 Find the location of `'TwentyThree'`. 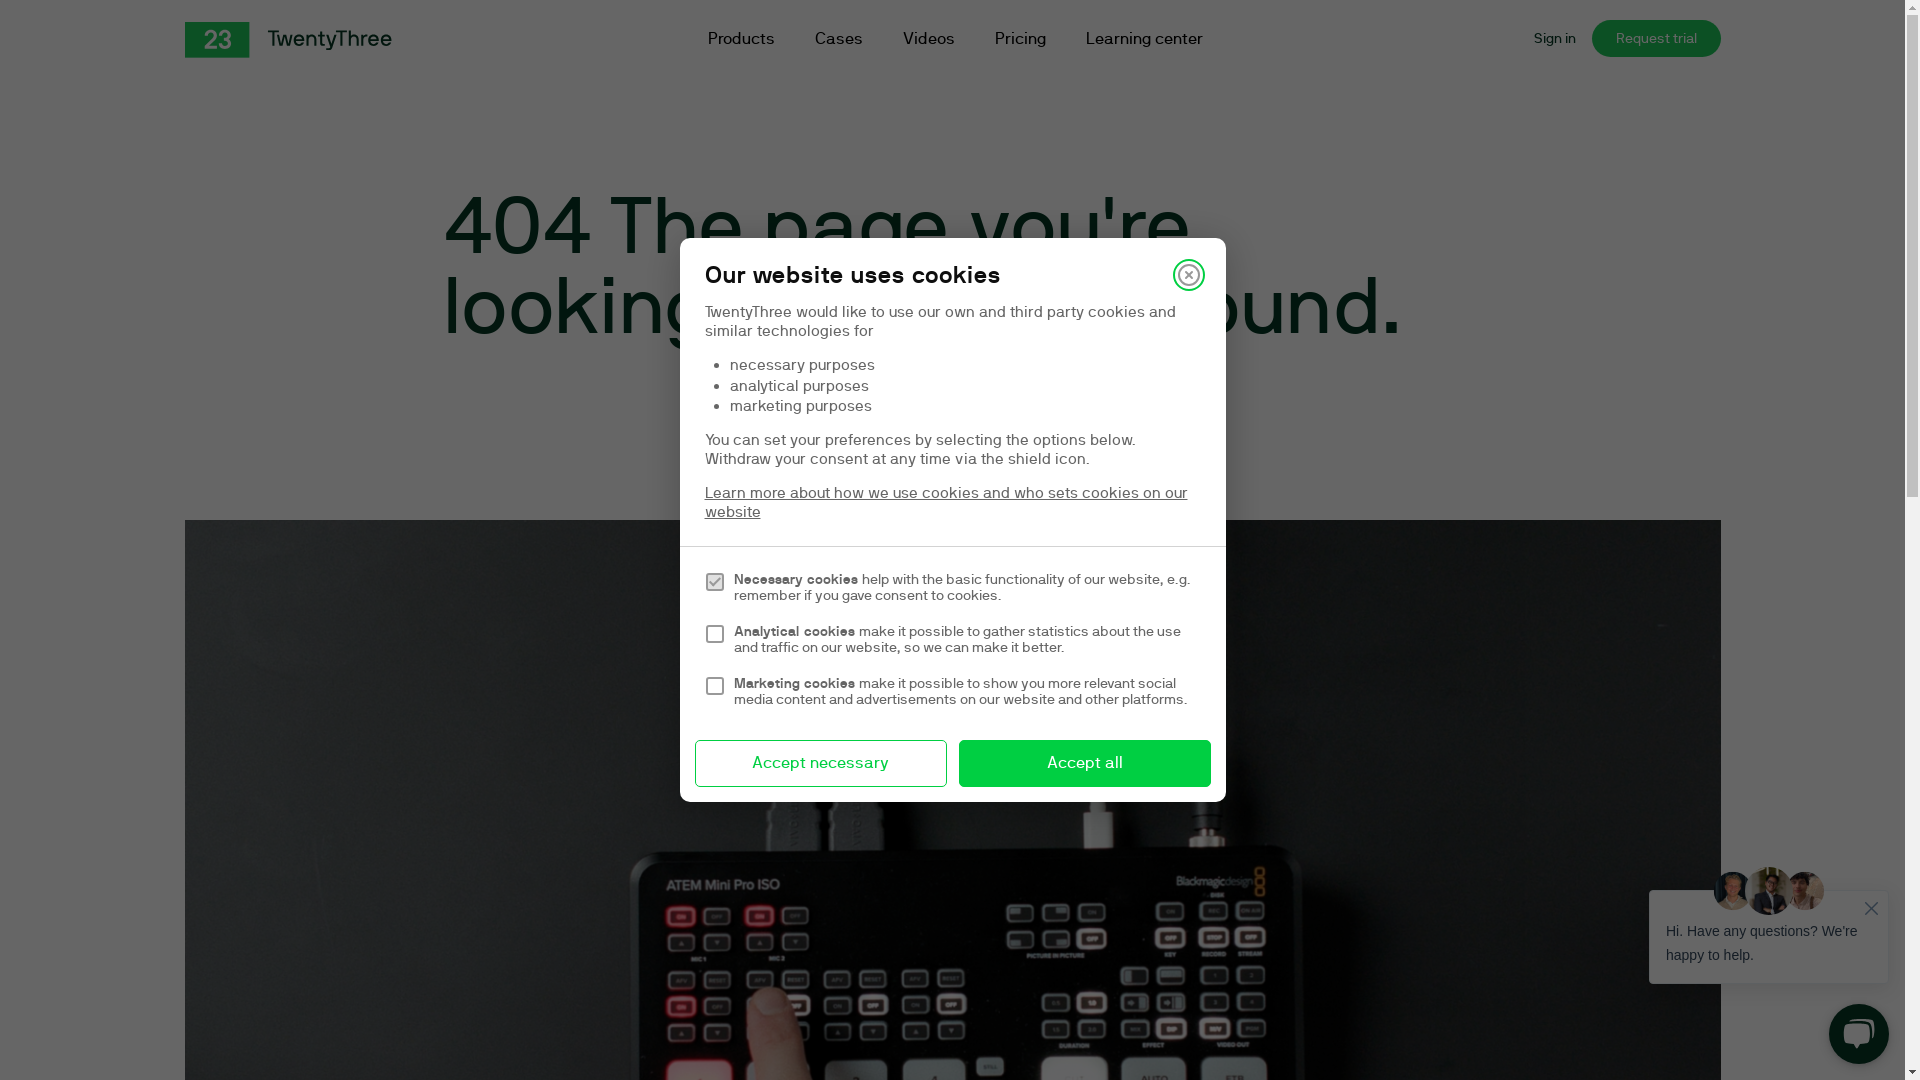

'TwentyThree' is located at coordinates (183, 39).